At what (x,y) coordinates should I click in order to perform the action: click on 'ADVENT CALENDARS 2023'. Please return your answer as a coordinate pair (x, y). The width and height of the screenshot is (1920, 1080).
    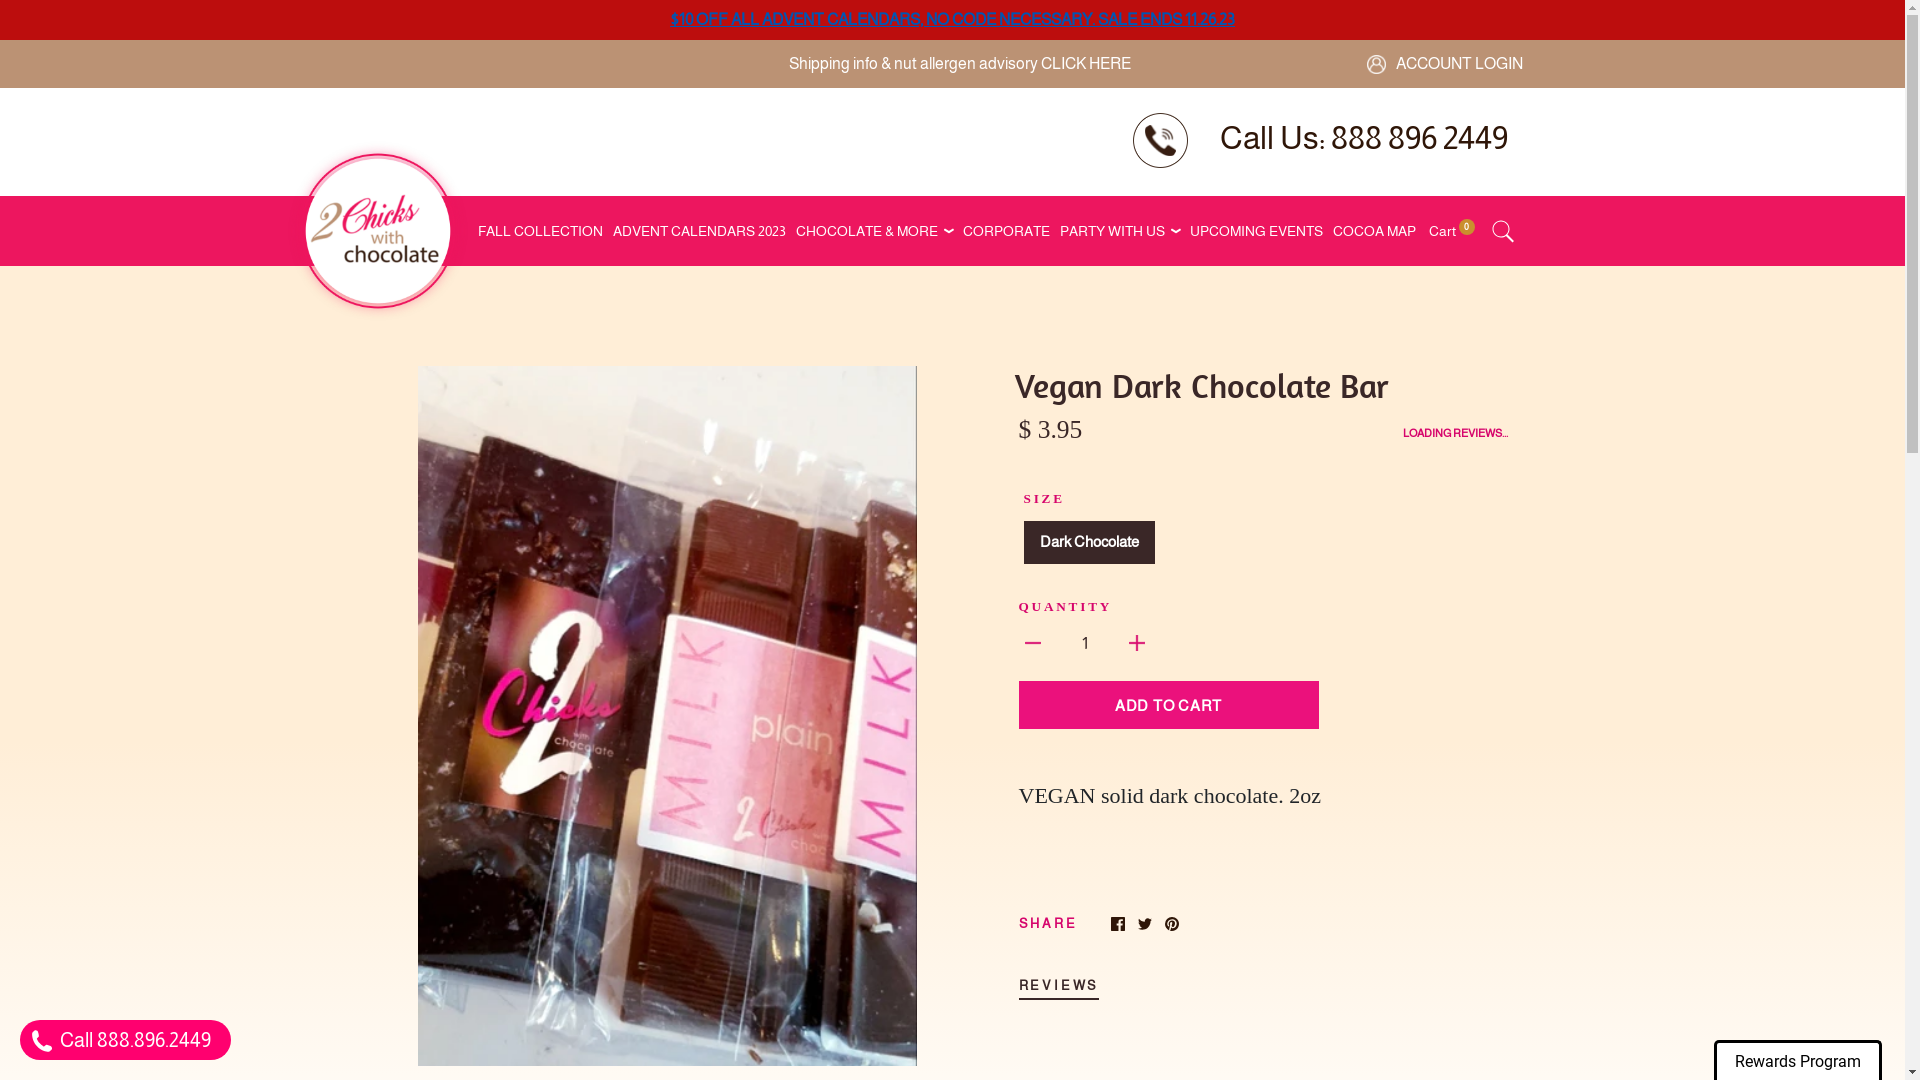
    Looking at the image, I should click on (699, 230).